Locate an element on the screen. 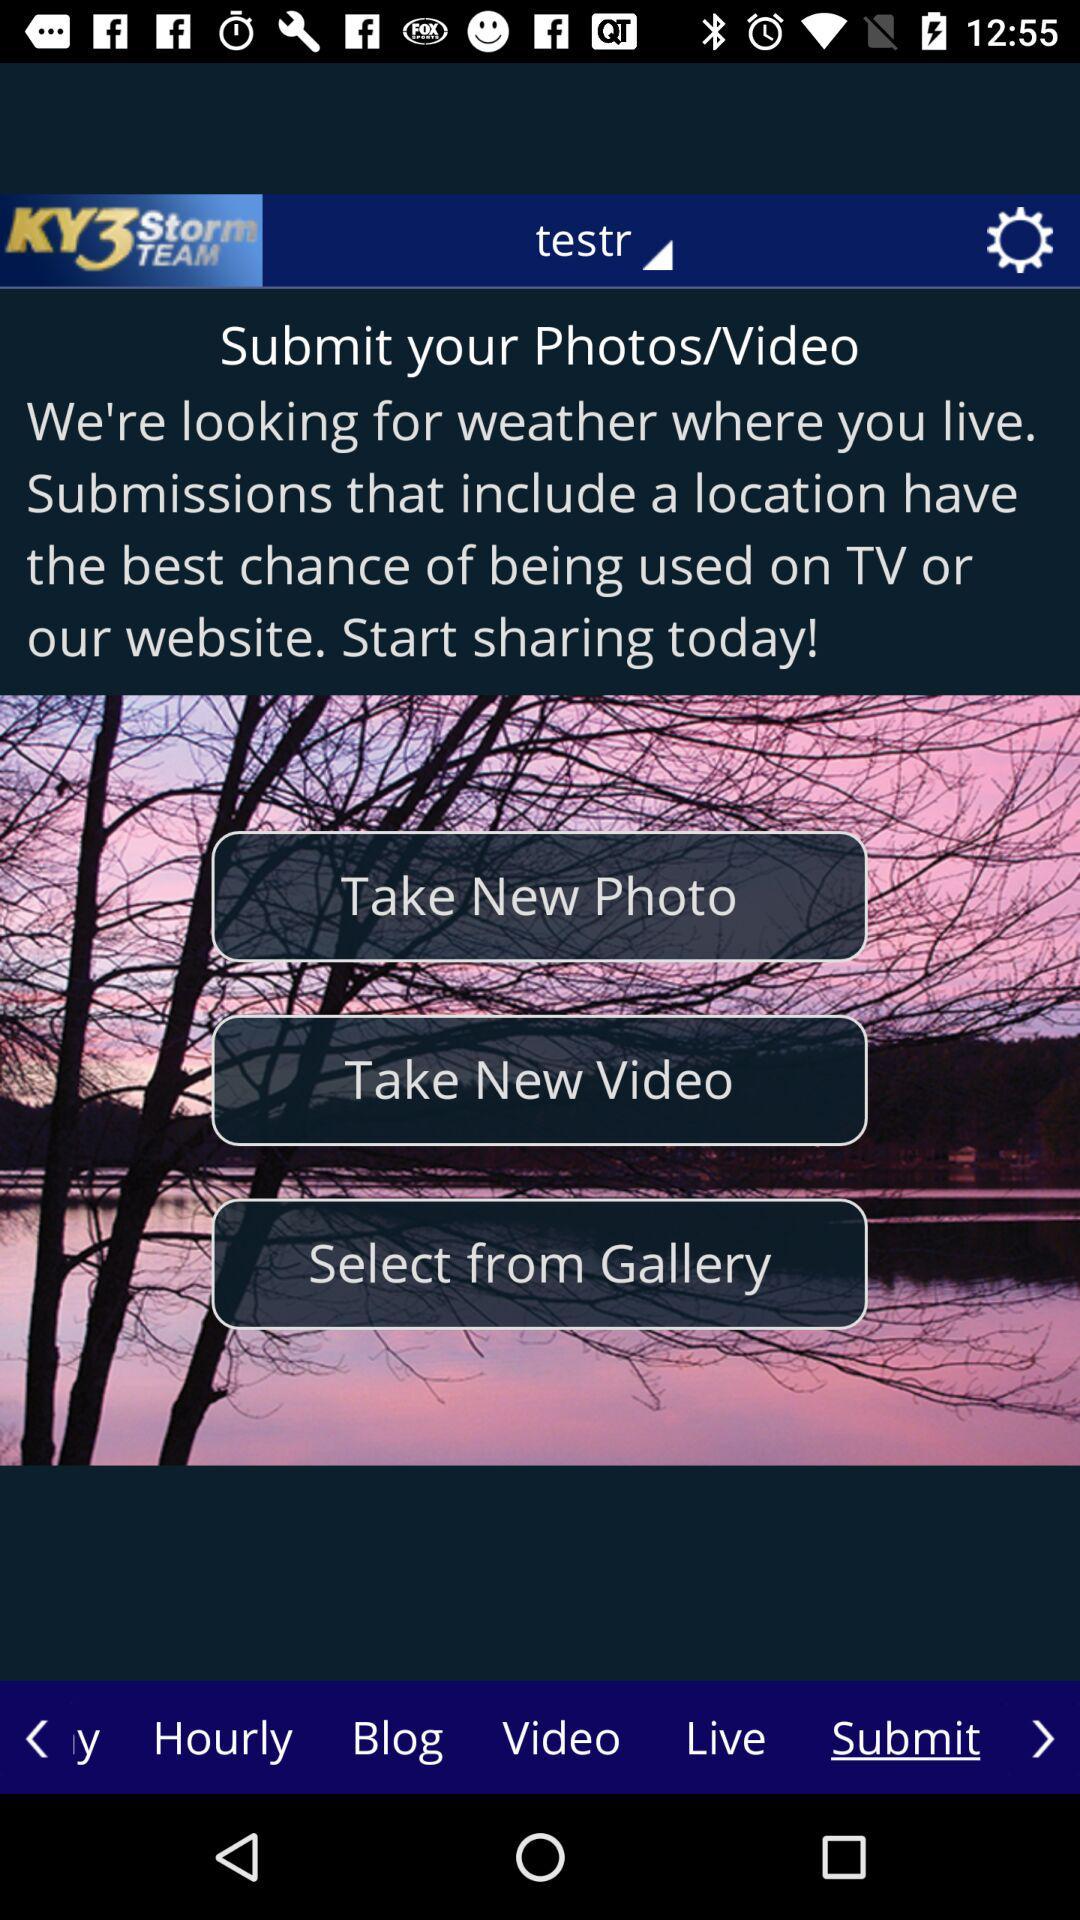 The height and width of the screenshot is (1920, 1080). the arrow_backward icon is located at coordinates (36, 1737).